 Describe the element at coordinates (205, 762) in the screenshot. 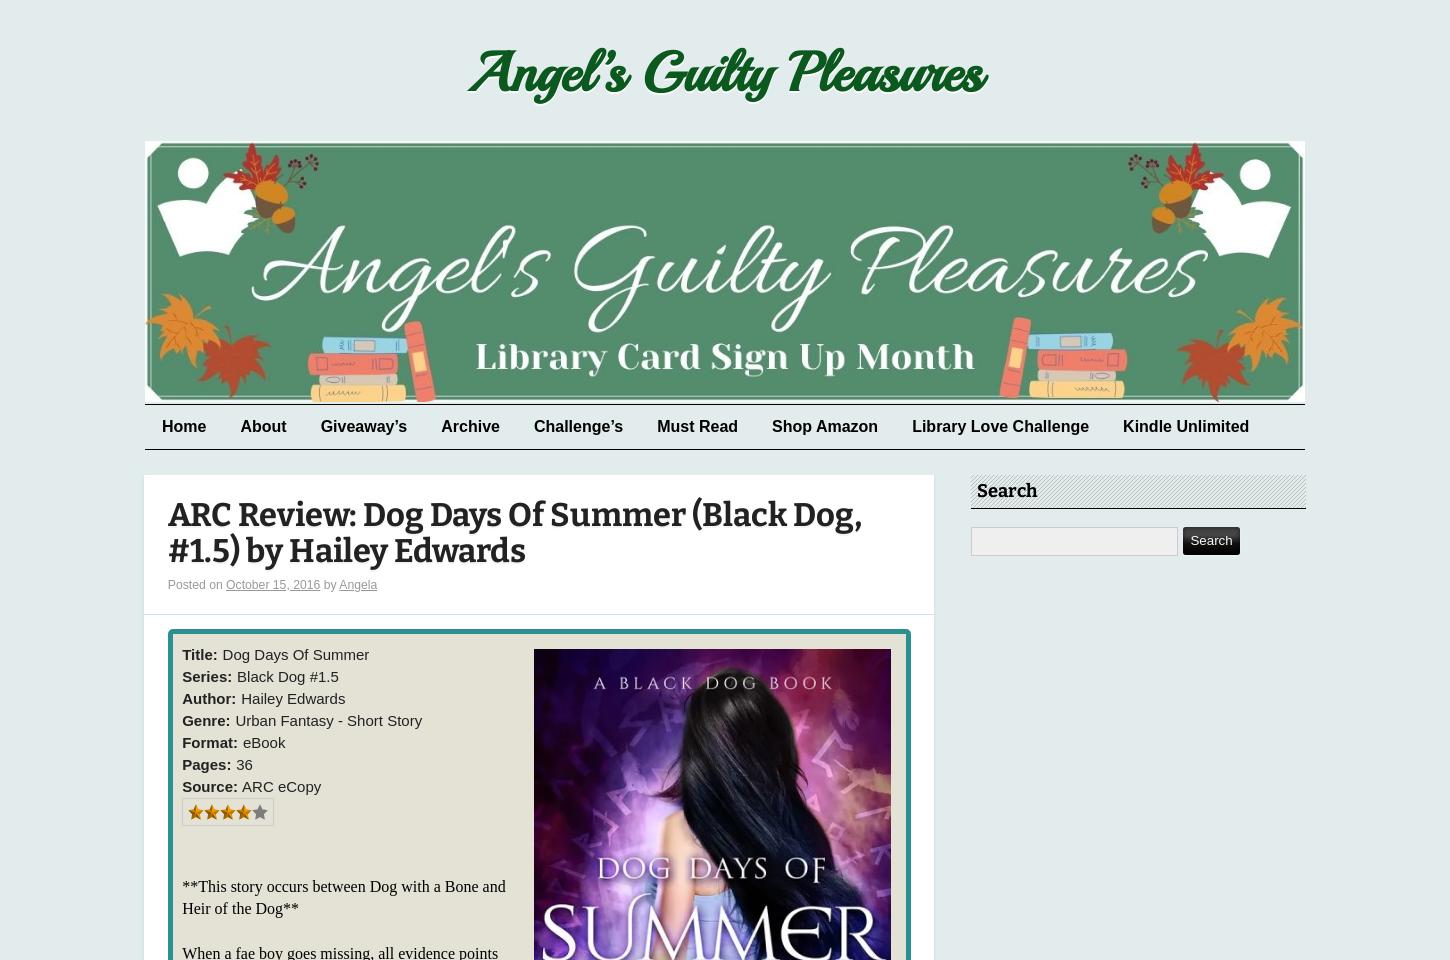

I see `'Pages:'` at that location.